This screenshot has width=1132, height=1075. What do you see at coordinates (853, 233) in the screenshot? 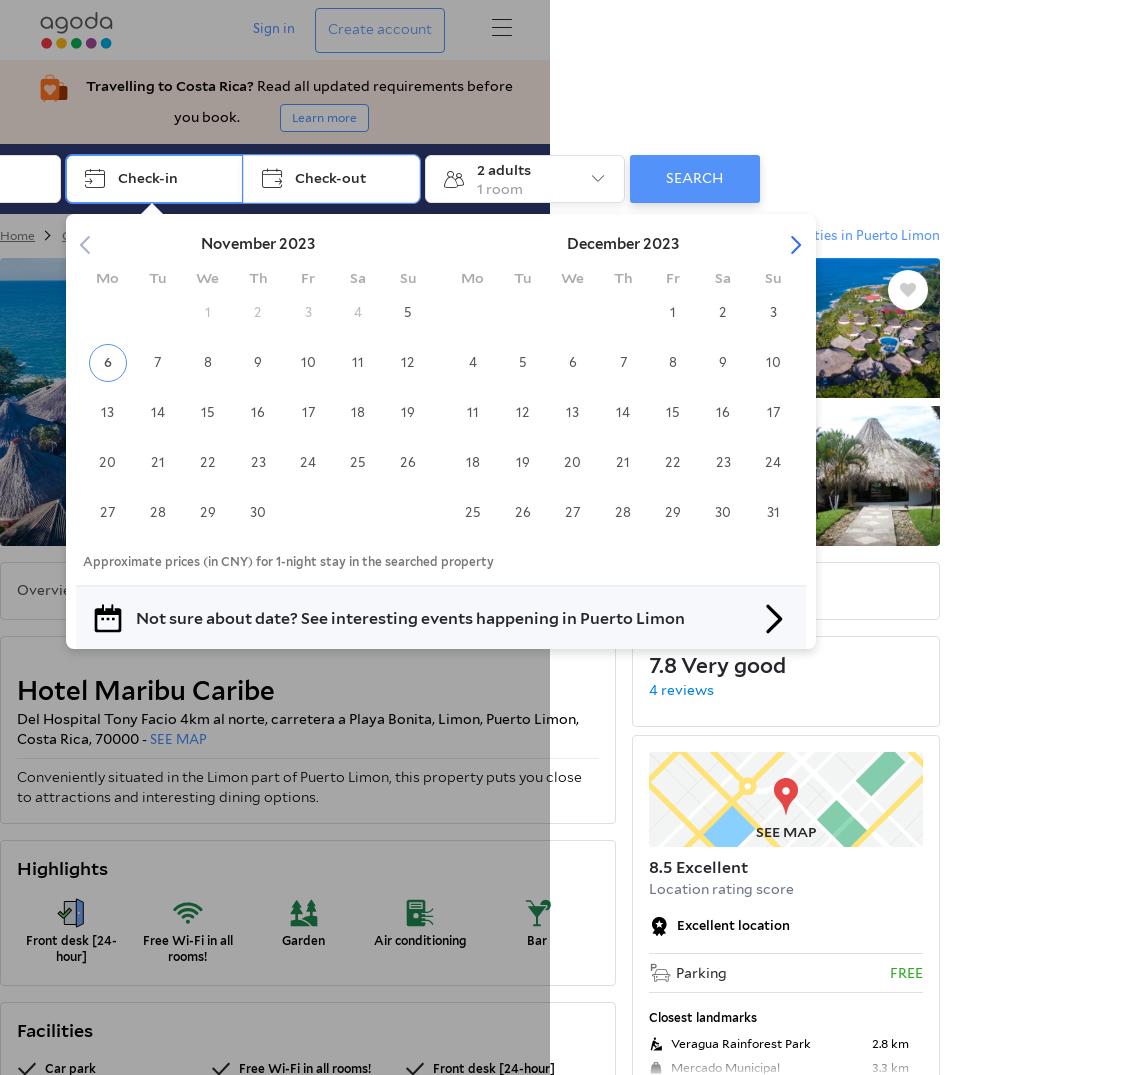
I see `'properties in Puerto Limon'` at bounding box center [853, 233].